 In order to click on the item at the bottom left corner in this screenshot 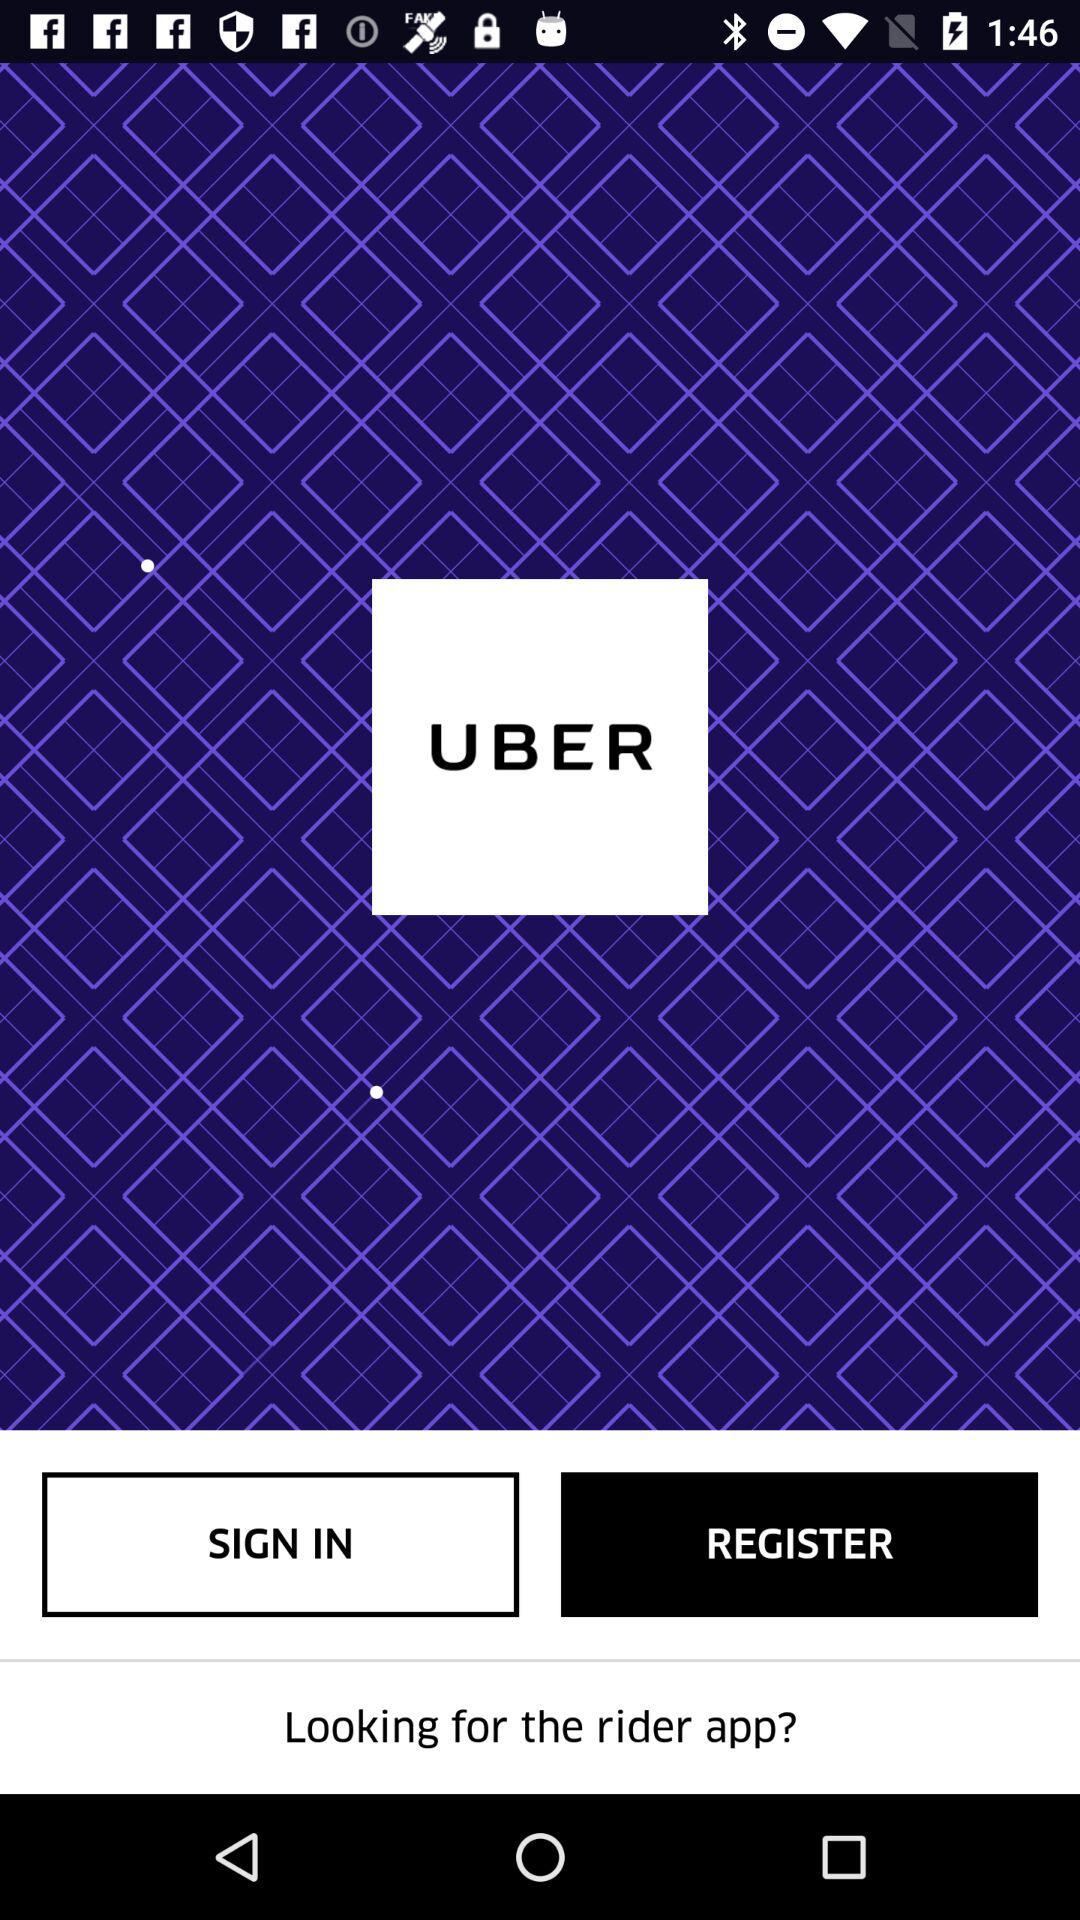, I will do `click(280, 1543)`.